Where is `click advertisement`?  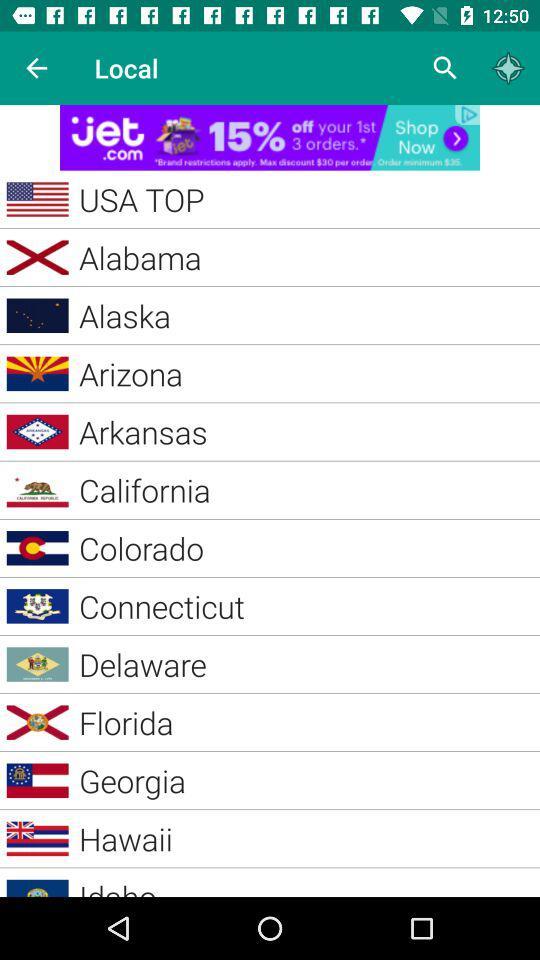 click advertisement is located at coordinates (270, 136).